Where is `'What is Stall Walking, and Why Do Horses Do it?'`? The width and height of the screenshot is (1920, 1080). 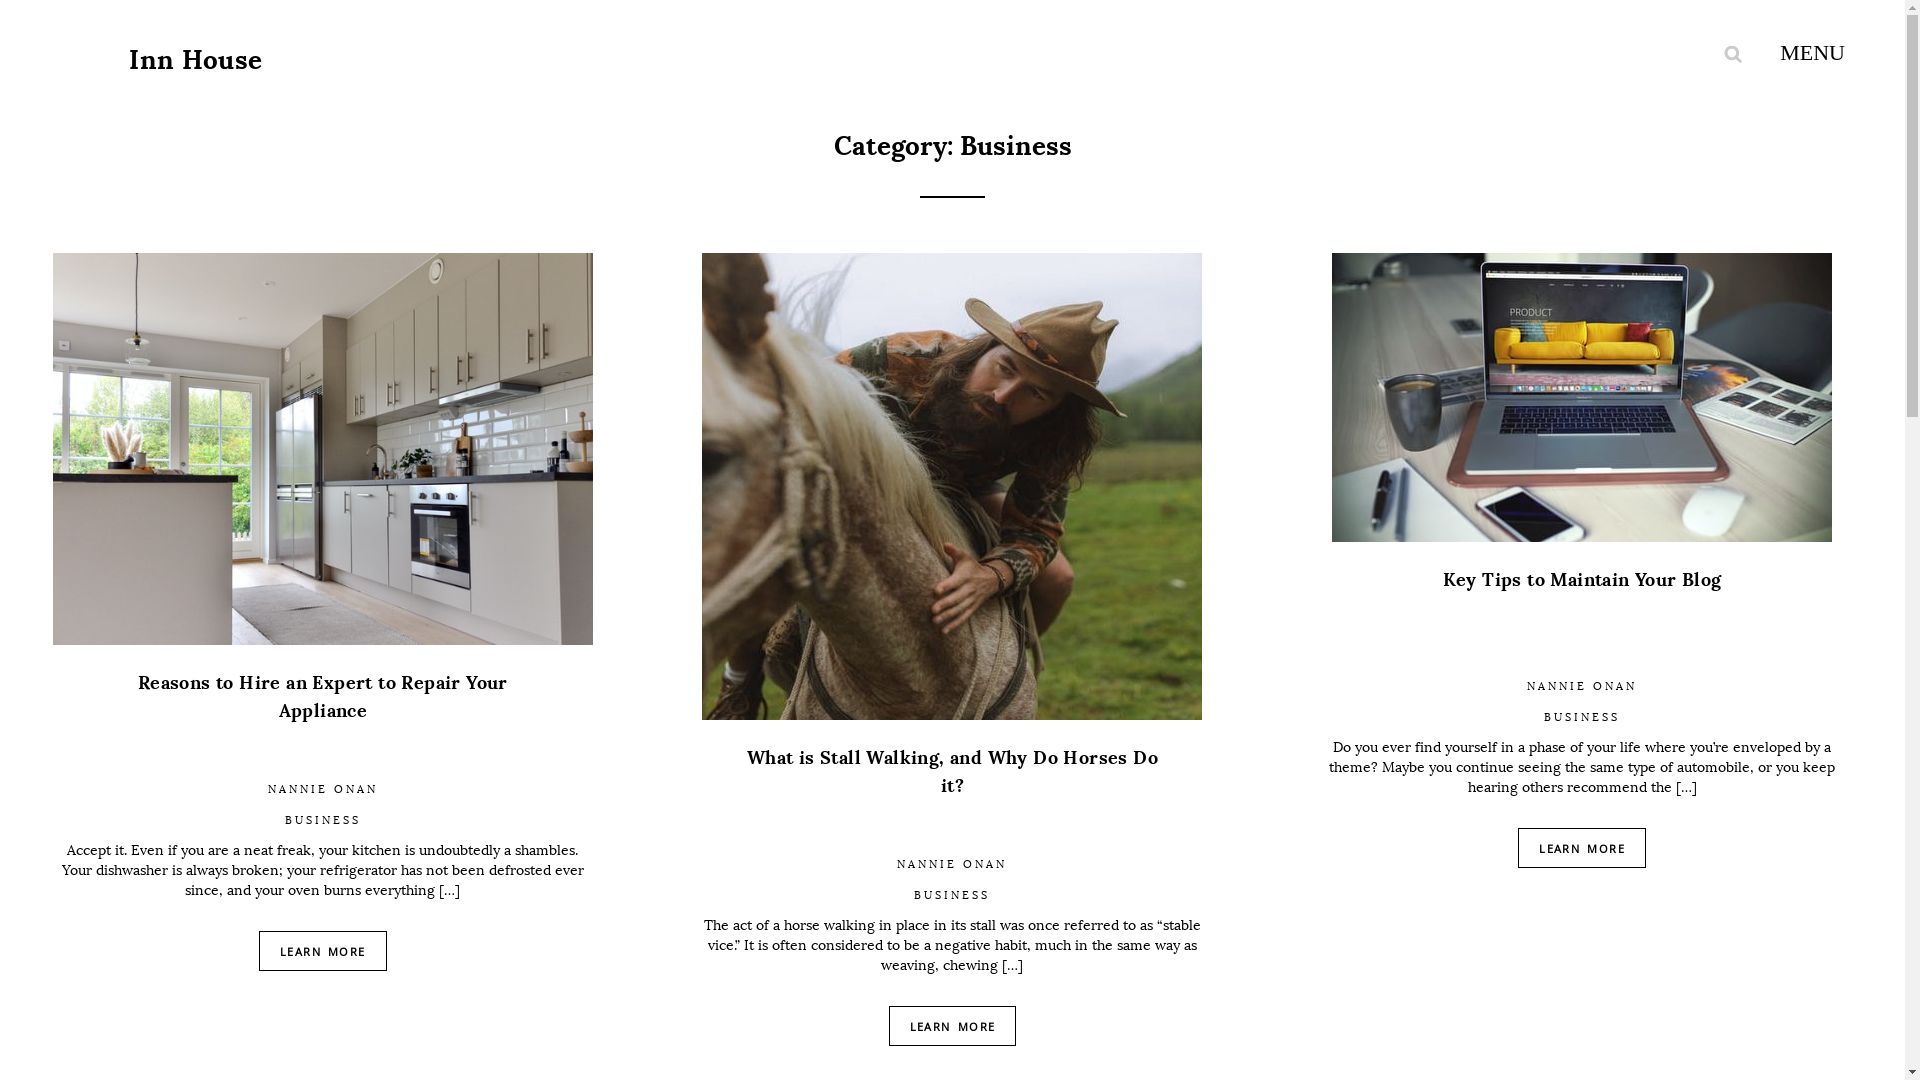
'What is Stall Walking, and Why Do Horses Do it?' is located at coordinates (952, 793).